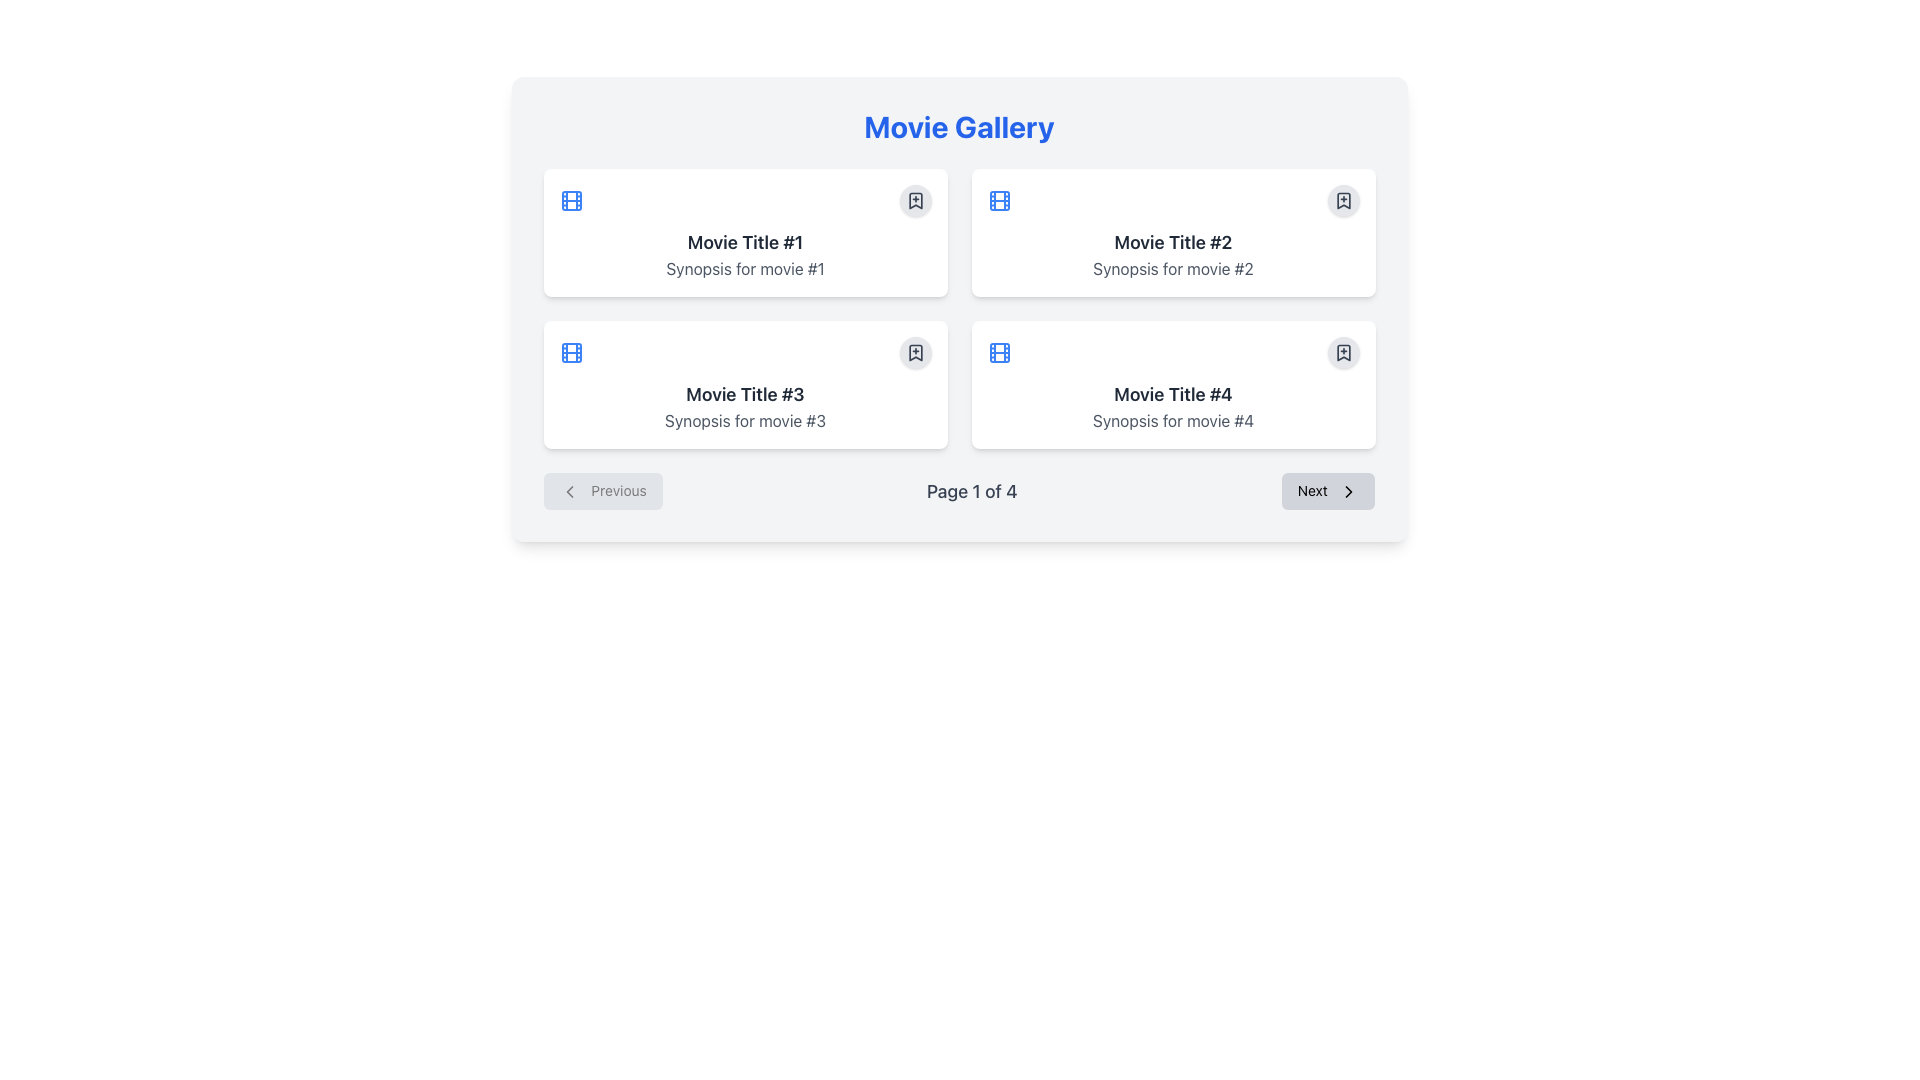  What do you see at coordinates (1349, 492) in the screenshot?
I see `the rightward-pointing arrow SVG icon located next to the 'Next' button, which indicates navigation functionality` at bounding box center [1349, 492].